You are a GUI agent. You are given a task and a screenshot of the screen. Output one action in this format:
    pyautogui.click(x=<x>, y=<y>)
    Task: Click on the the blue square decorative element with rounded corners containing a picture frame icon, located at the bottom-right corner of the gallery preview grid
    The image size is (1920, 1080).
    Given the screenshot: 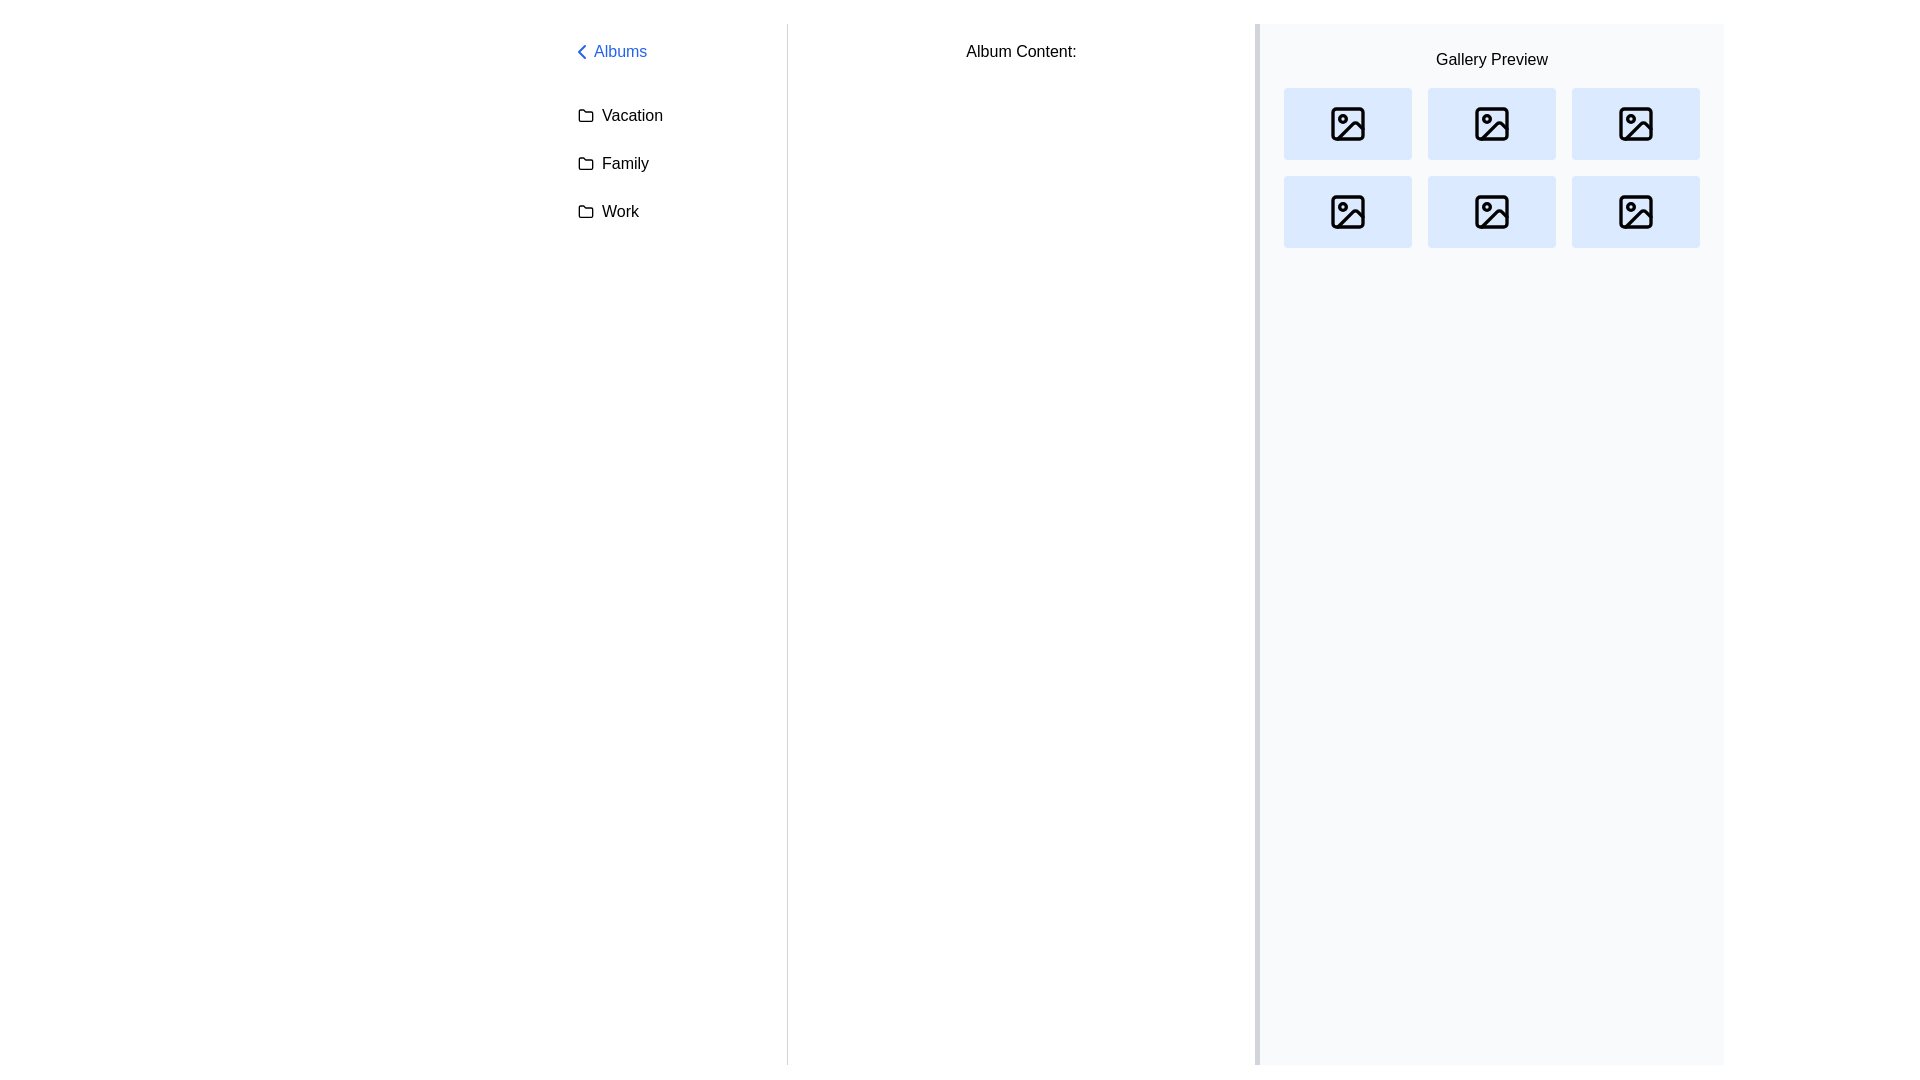 What is the action you would take?
    pyautogui.click(x=1636, y=212)
    